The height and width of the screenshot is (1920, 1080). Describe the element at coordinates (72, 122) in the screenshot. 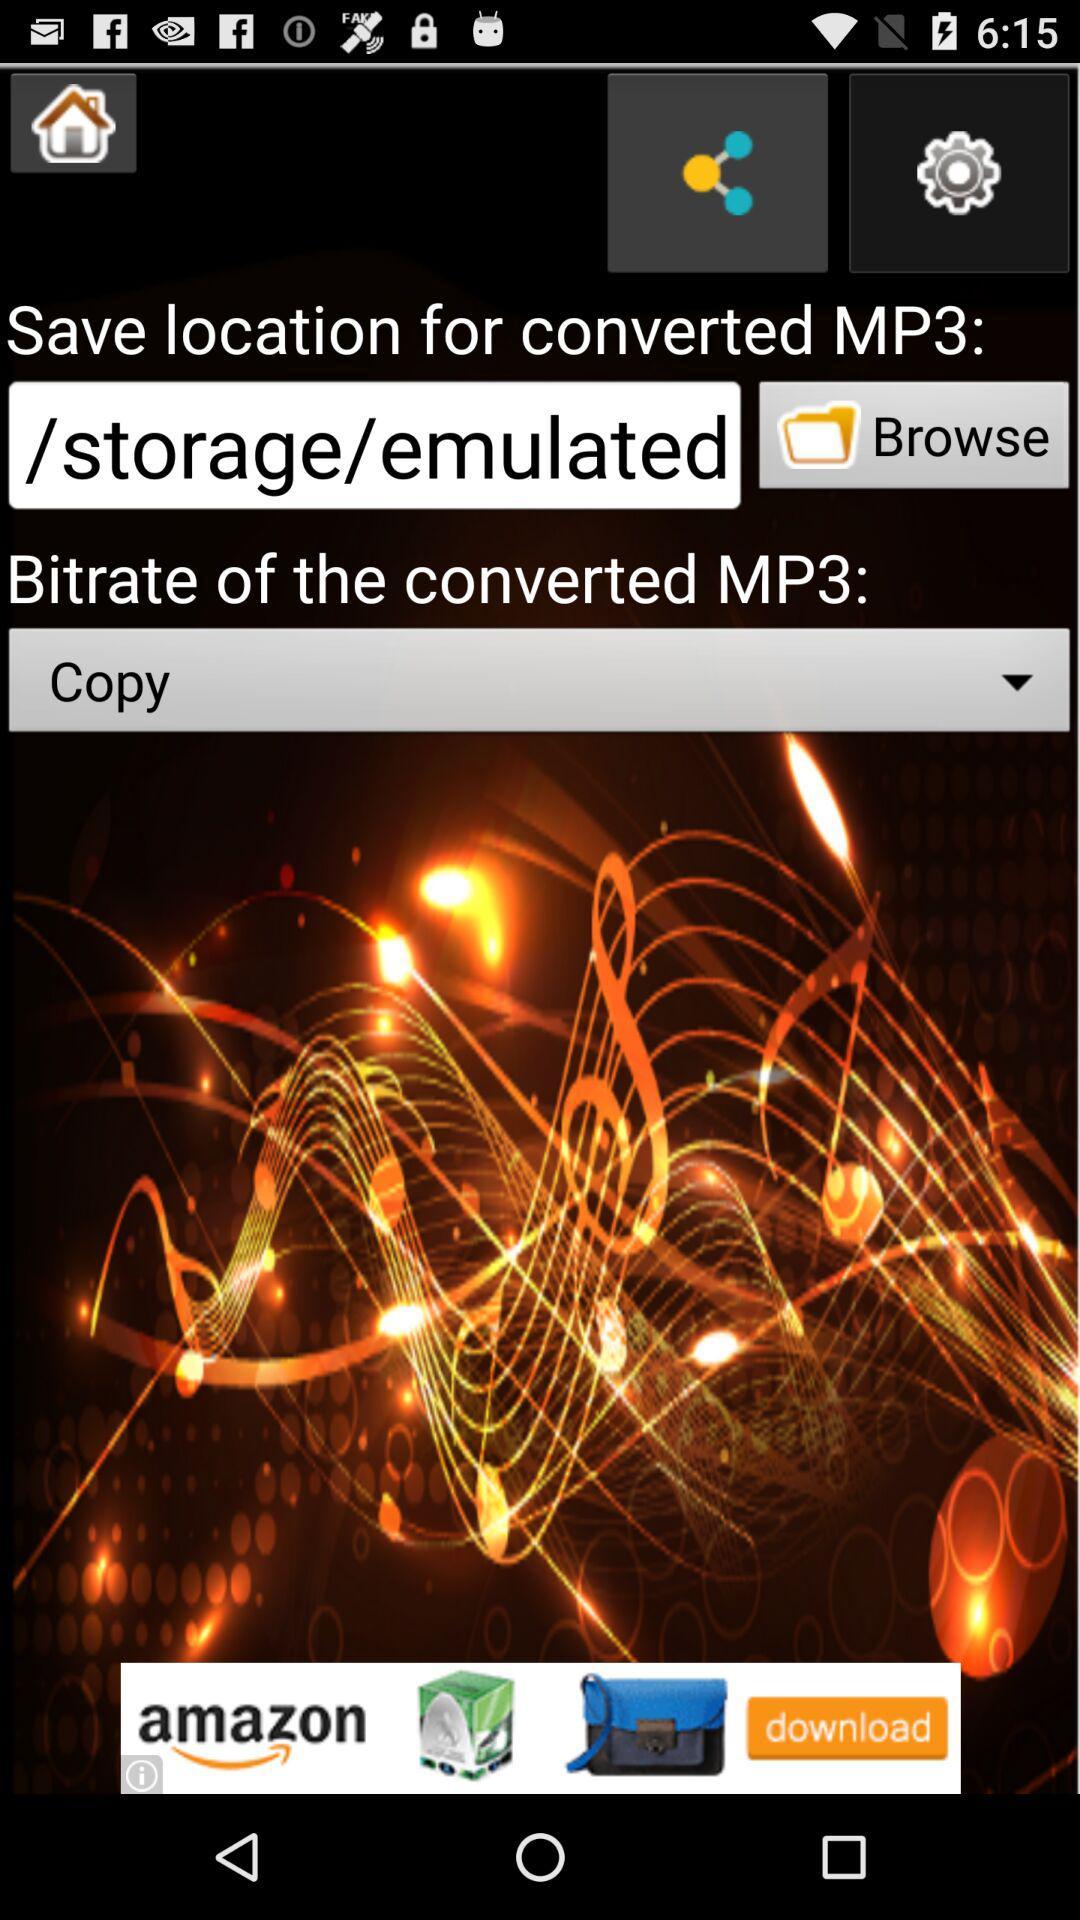

I see `return to home menu` at that location.